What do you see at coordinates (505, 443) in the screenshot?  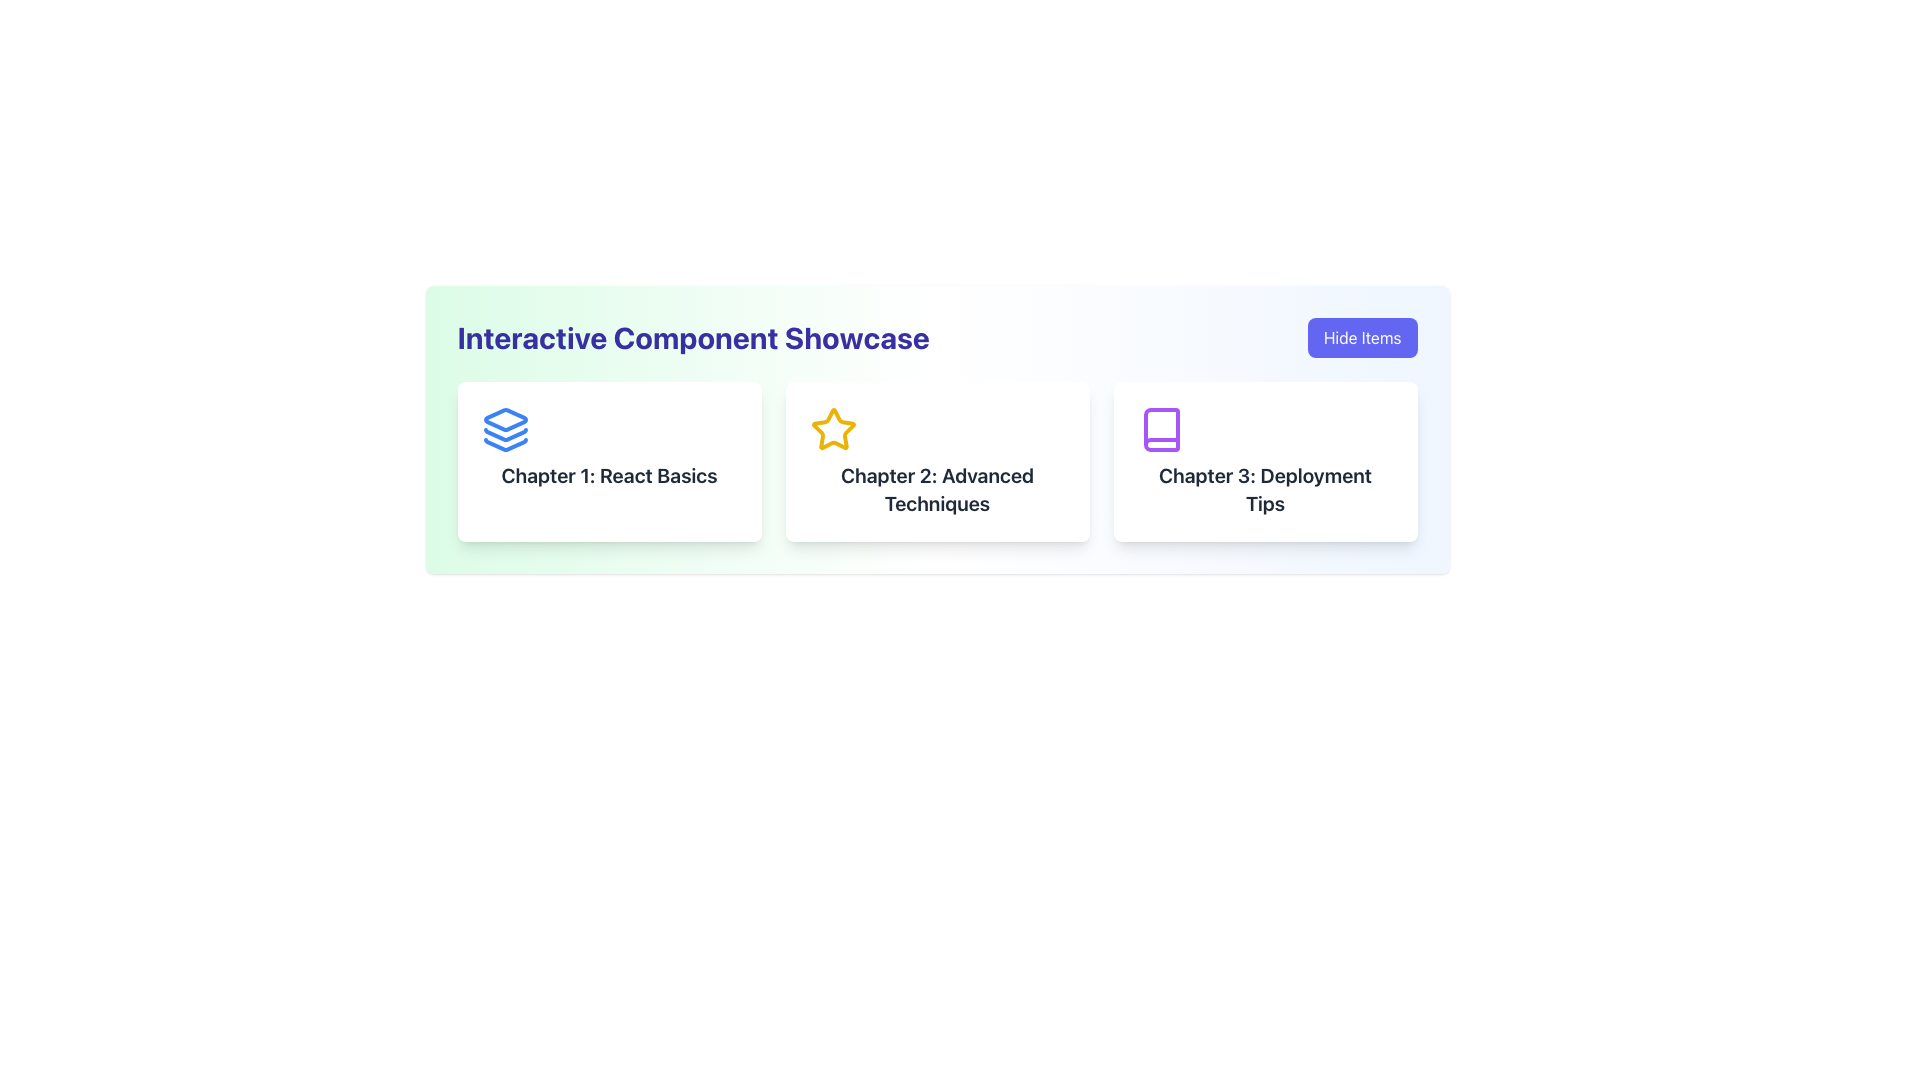 I see `the bottom-most graphical decorative element in the stacked design of the leftmost card labeled 'Chapter 1: React Basics'` at bounding box center [505, 443].